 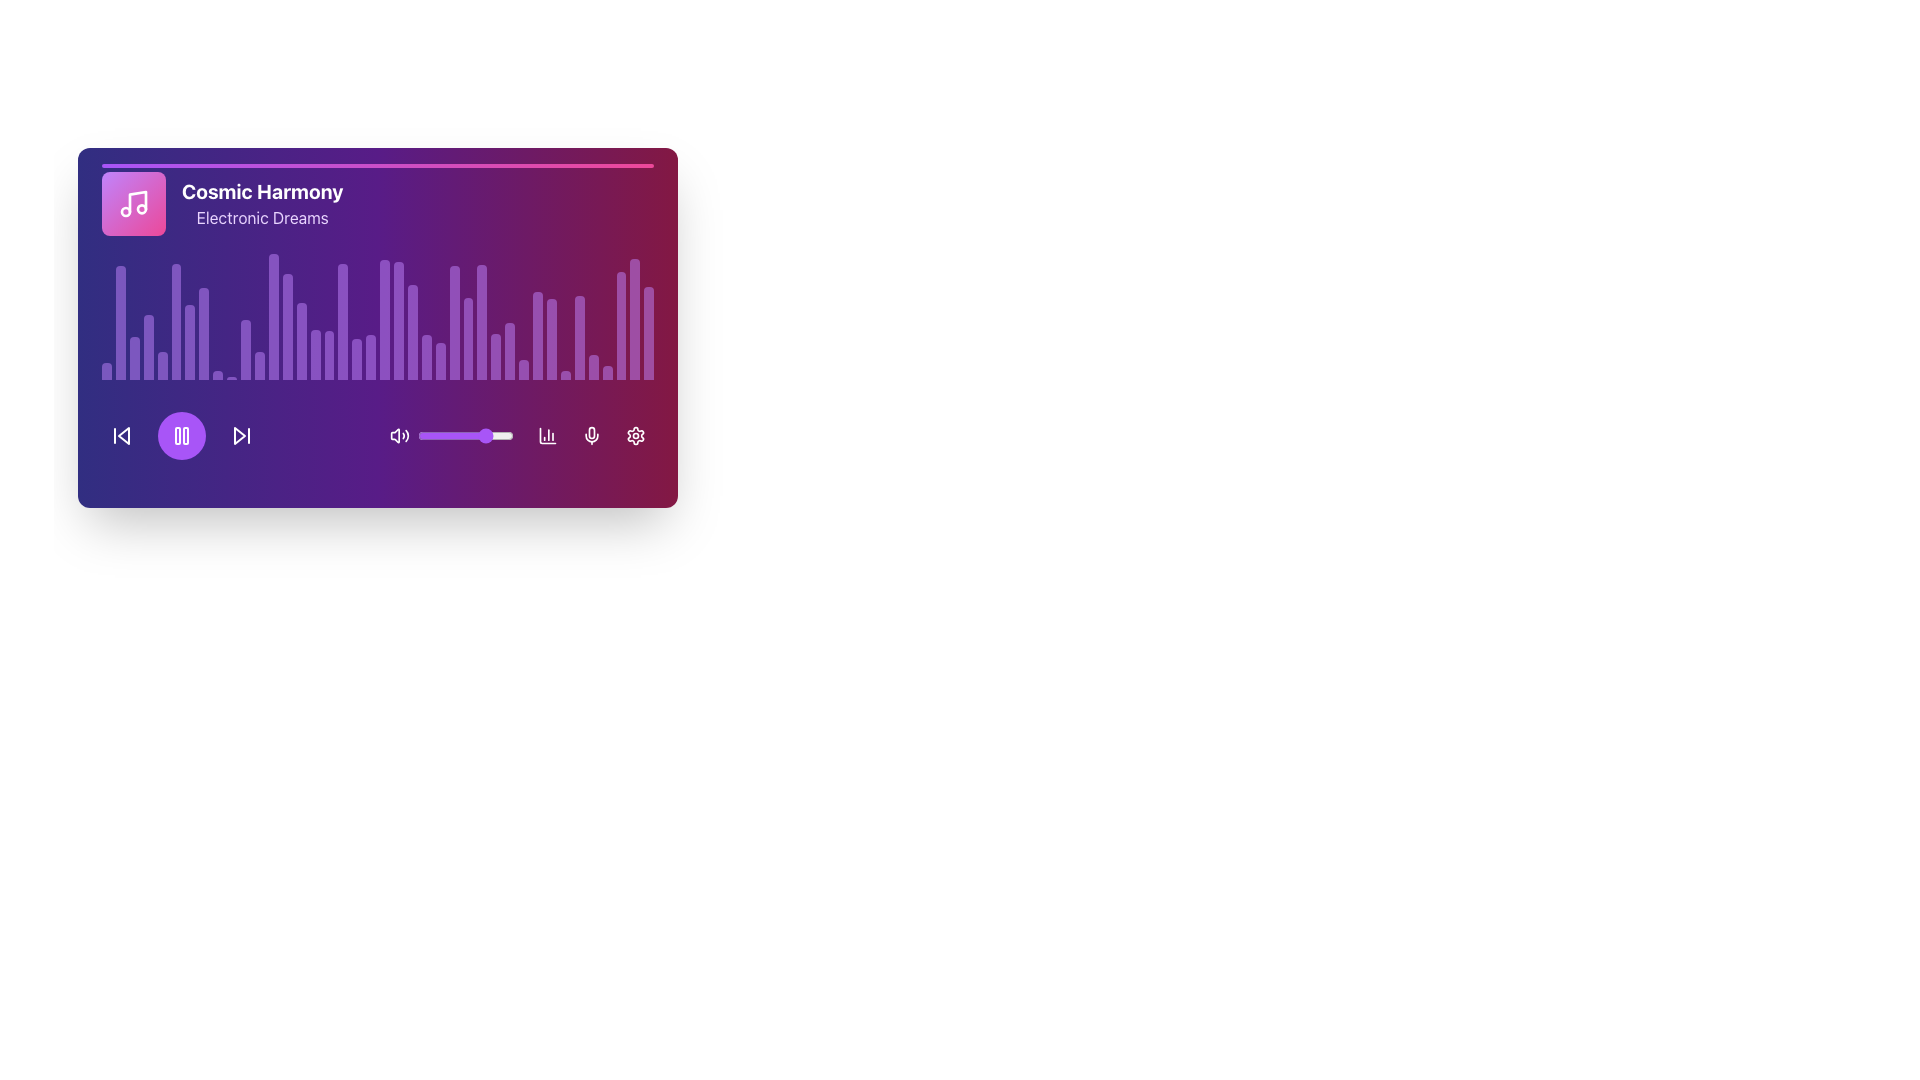 I want to click on the fifth vertical bar of the visual equalizer representation in the music player interface, which displays the amplitude or volume level of the specific frequency in the currently playing music track, so click(x=162, y=366).